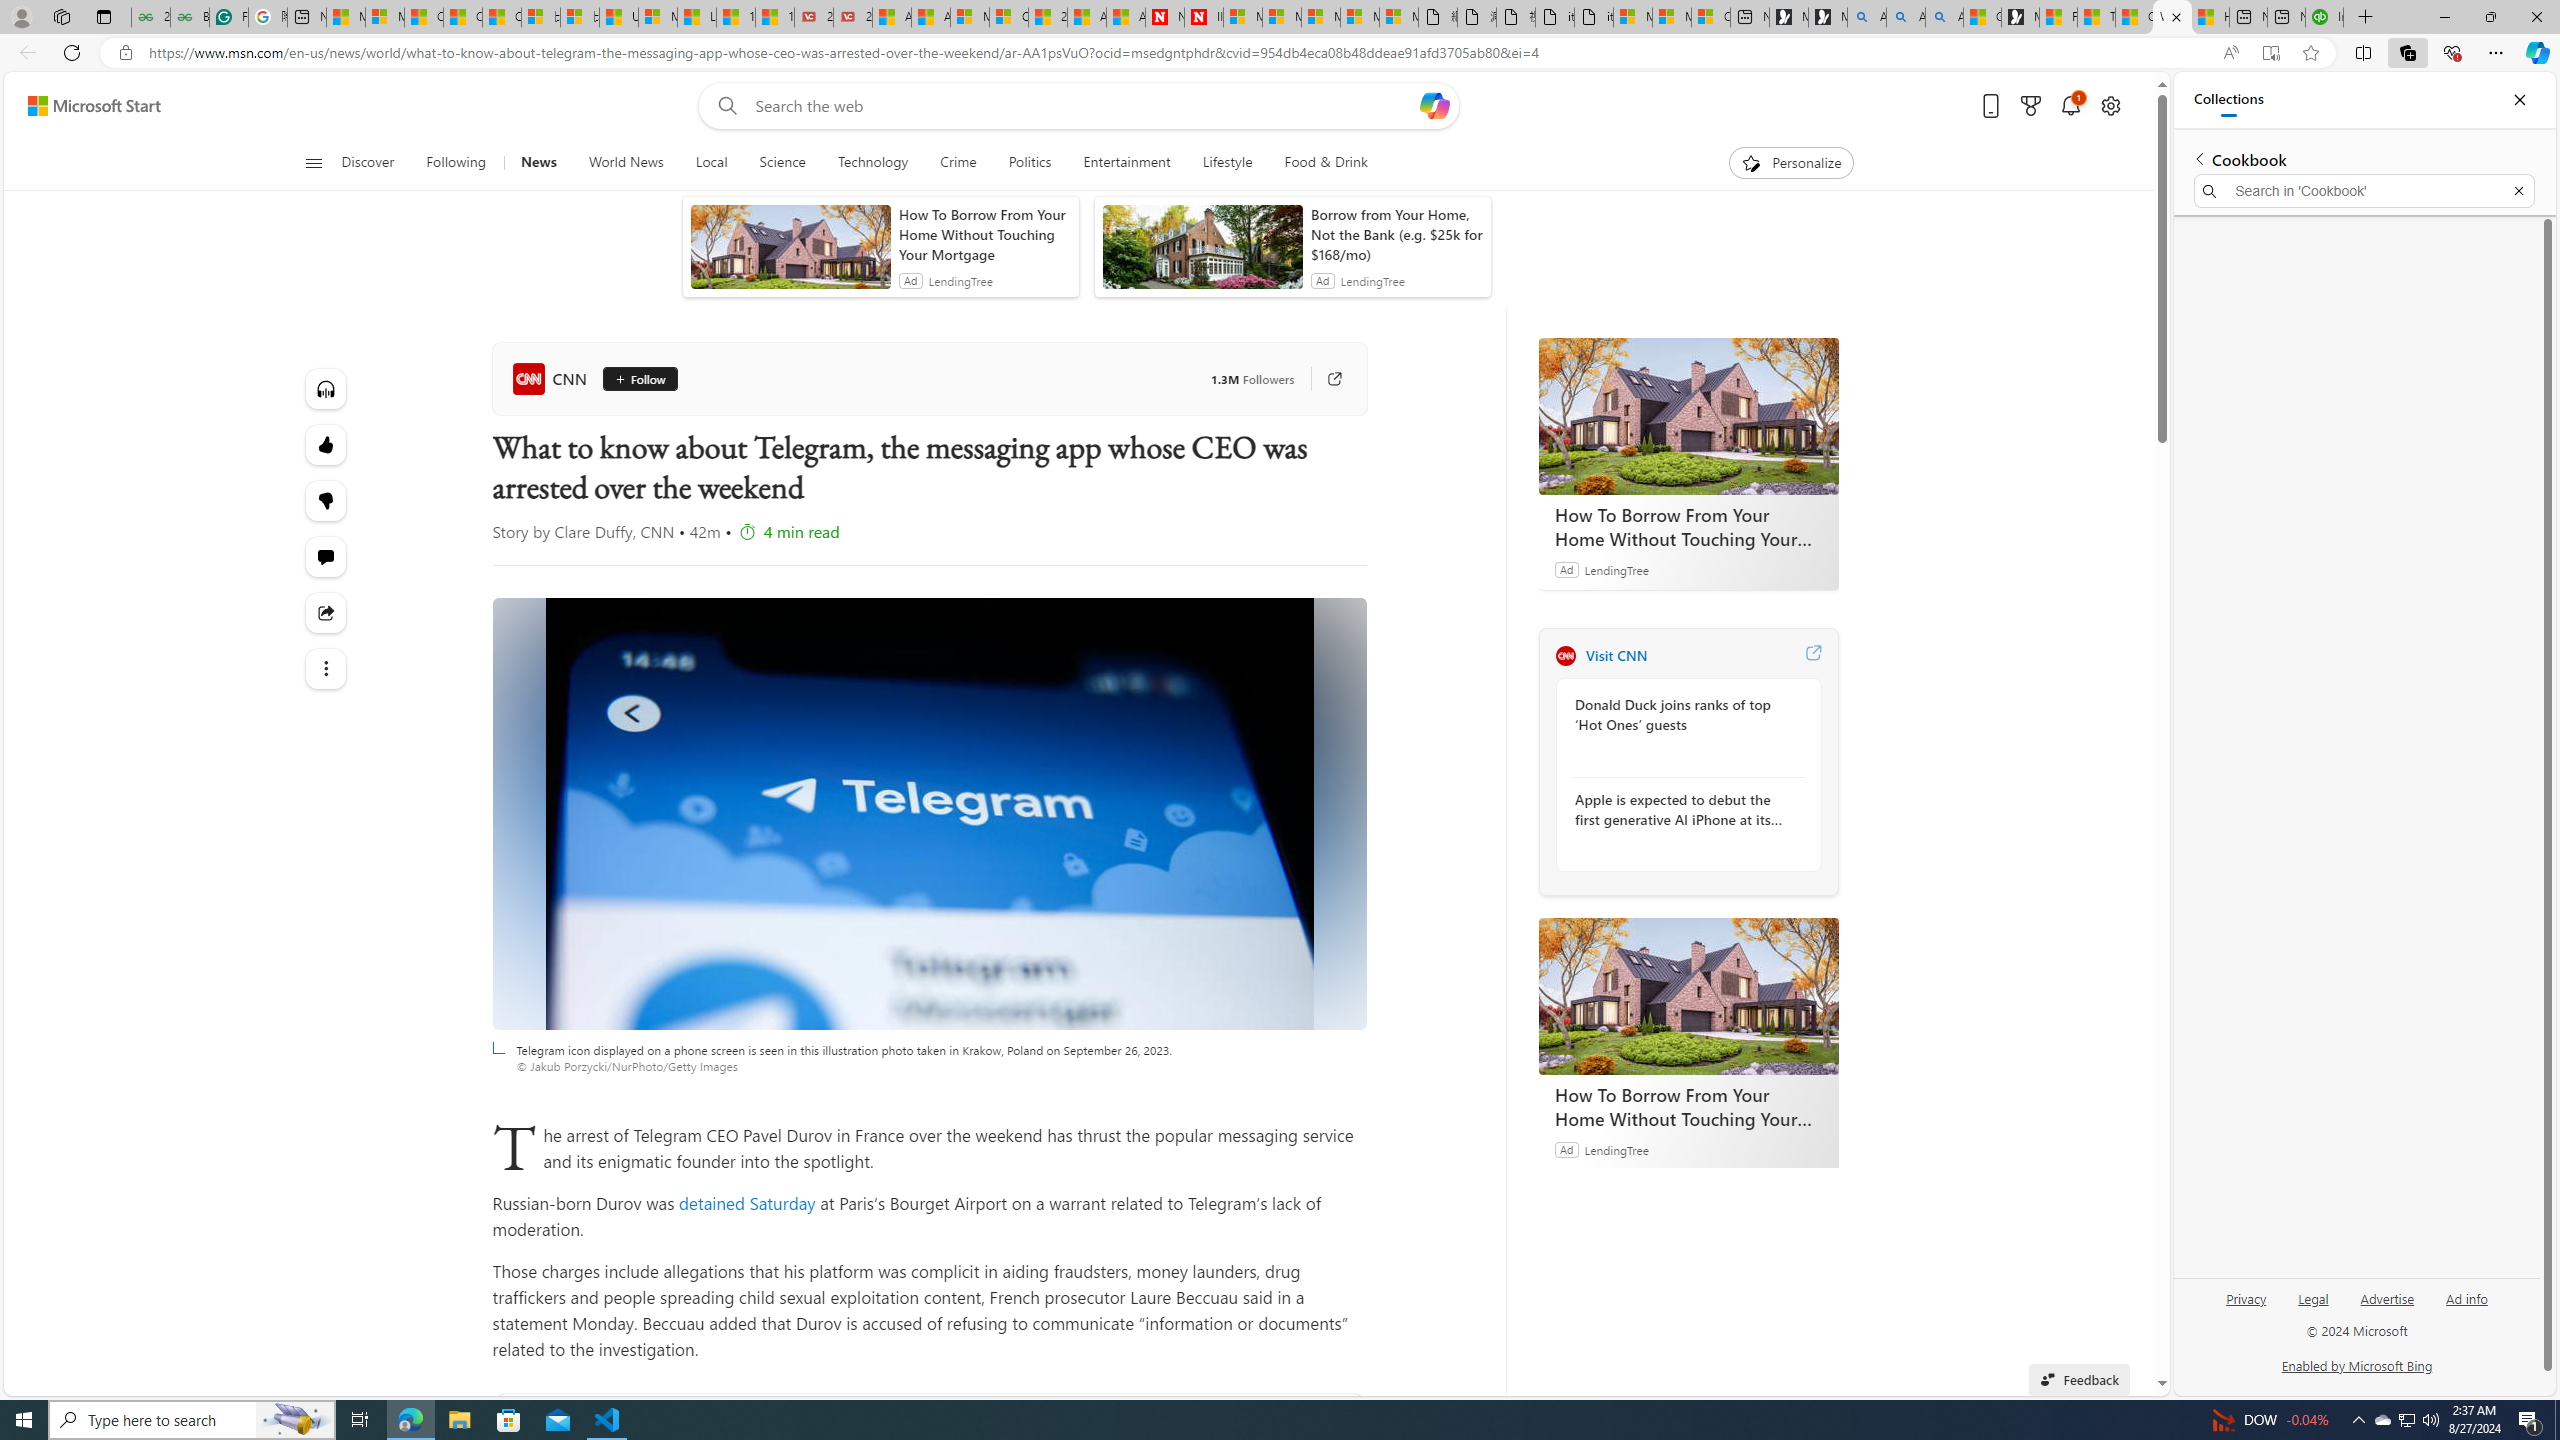  Describe the element at coordinates (1944, 16) in the screenshot. I see `'Alabama high school quarterback dies - Search Videos'` at that location.